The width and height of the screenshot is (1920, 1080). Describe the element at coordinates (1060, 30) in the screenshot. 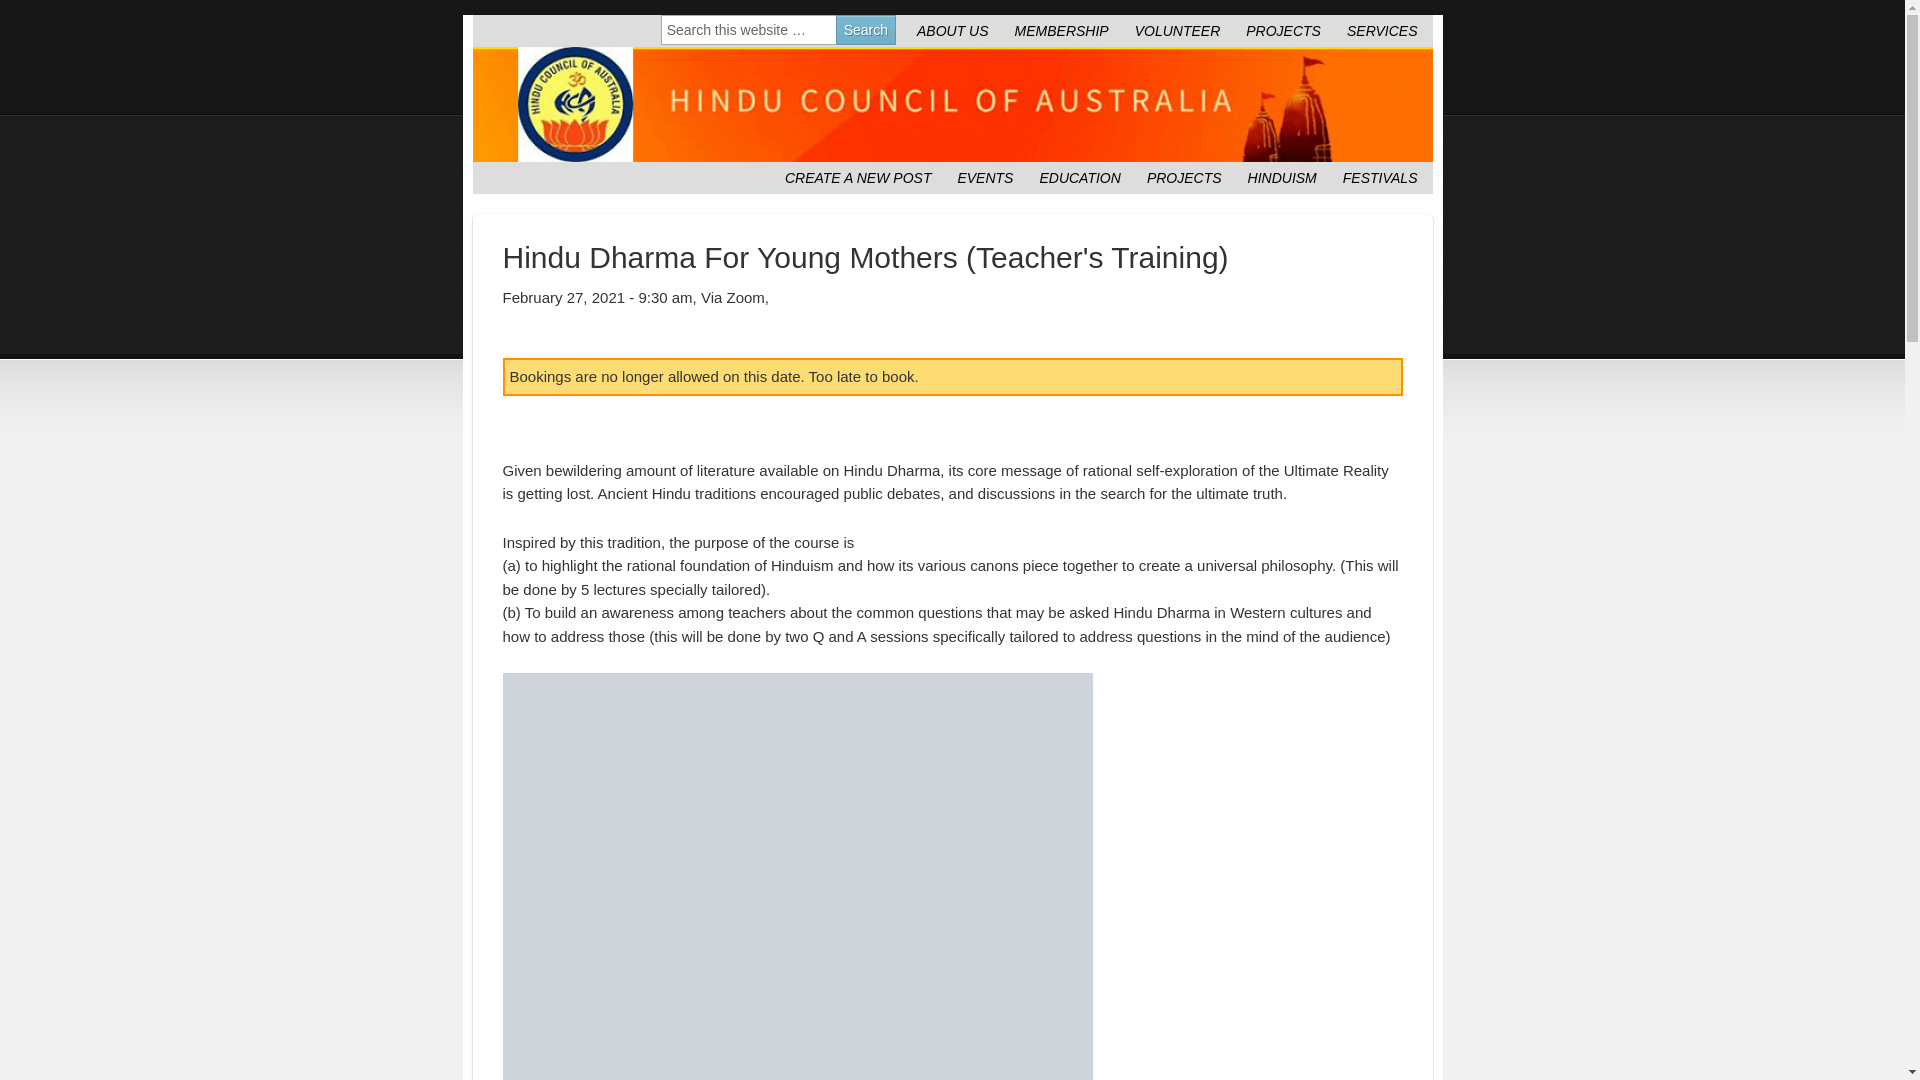

I see `'MEMBERSHIP'` at that location.